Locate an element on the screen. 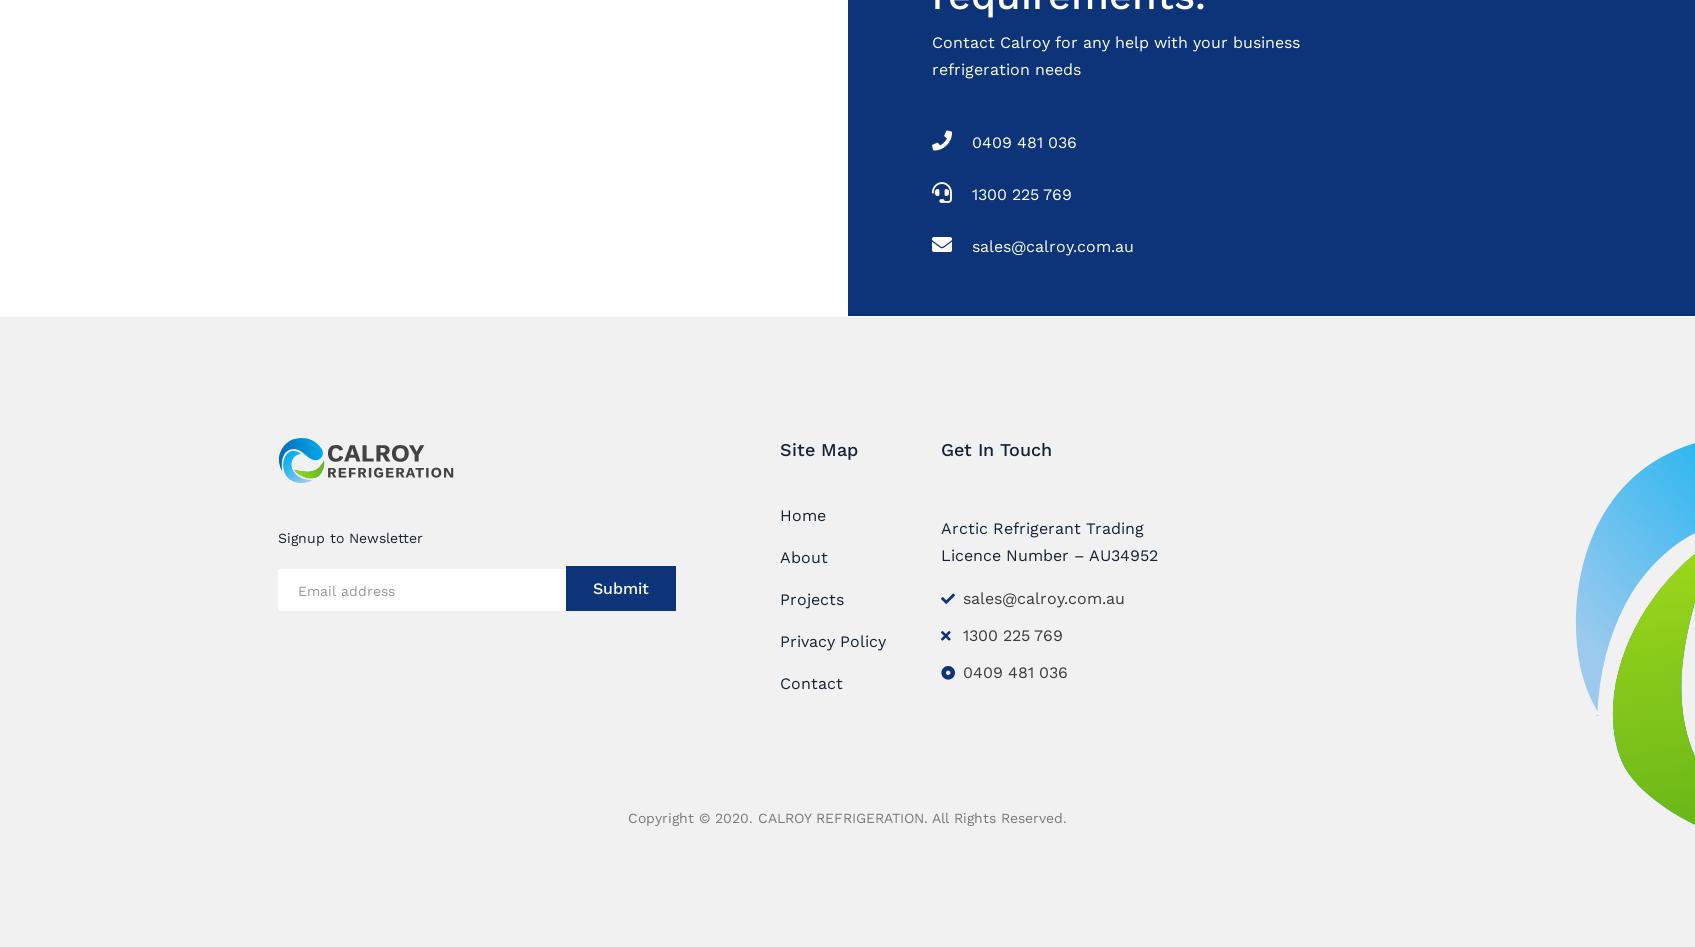 The width and height of the screenshot is (1695, 947). 'About' is located at coordinates (802, 555).